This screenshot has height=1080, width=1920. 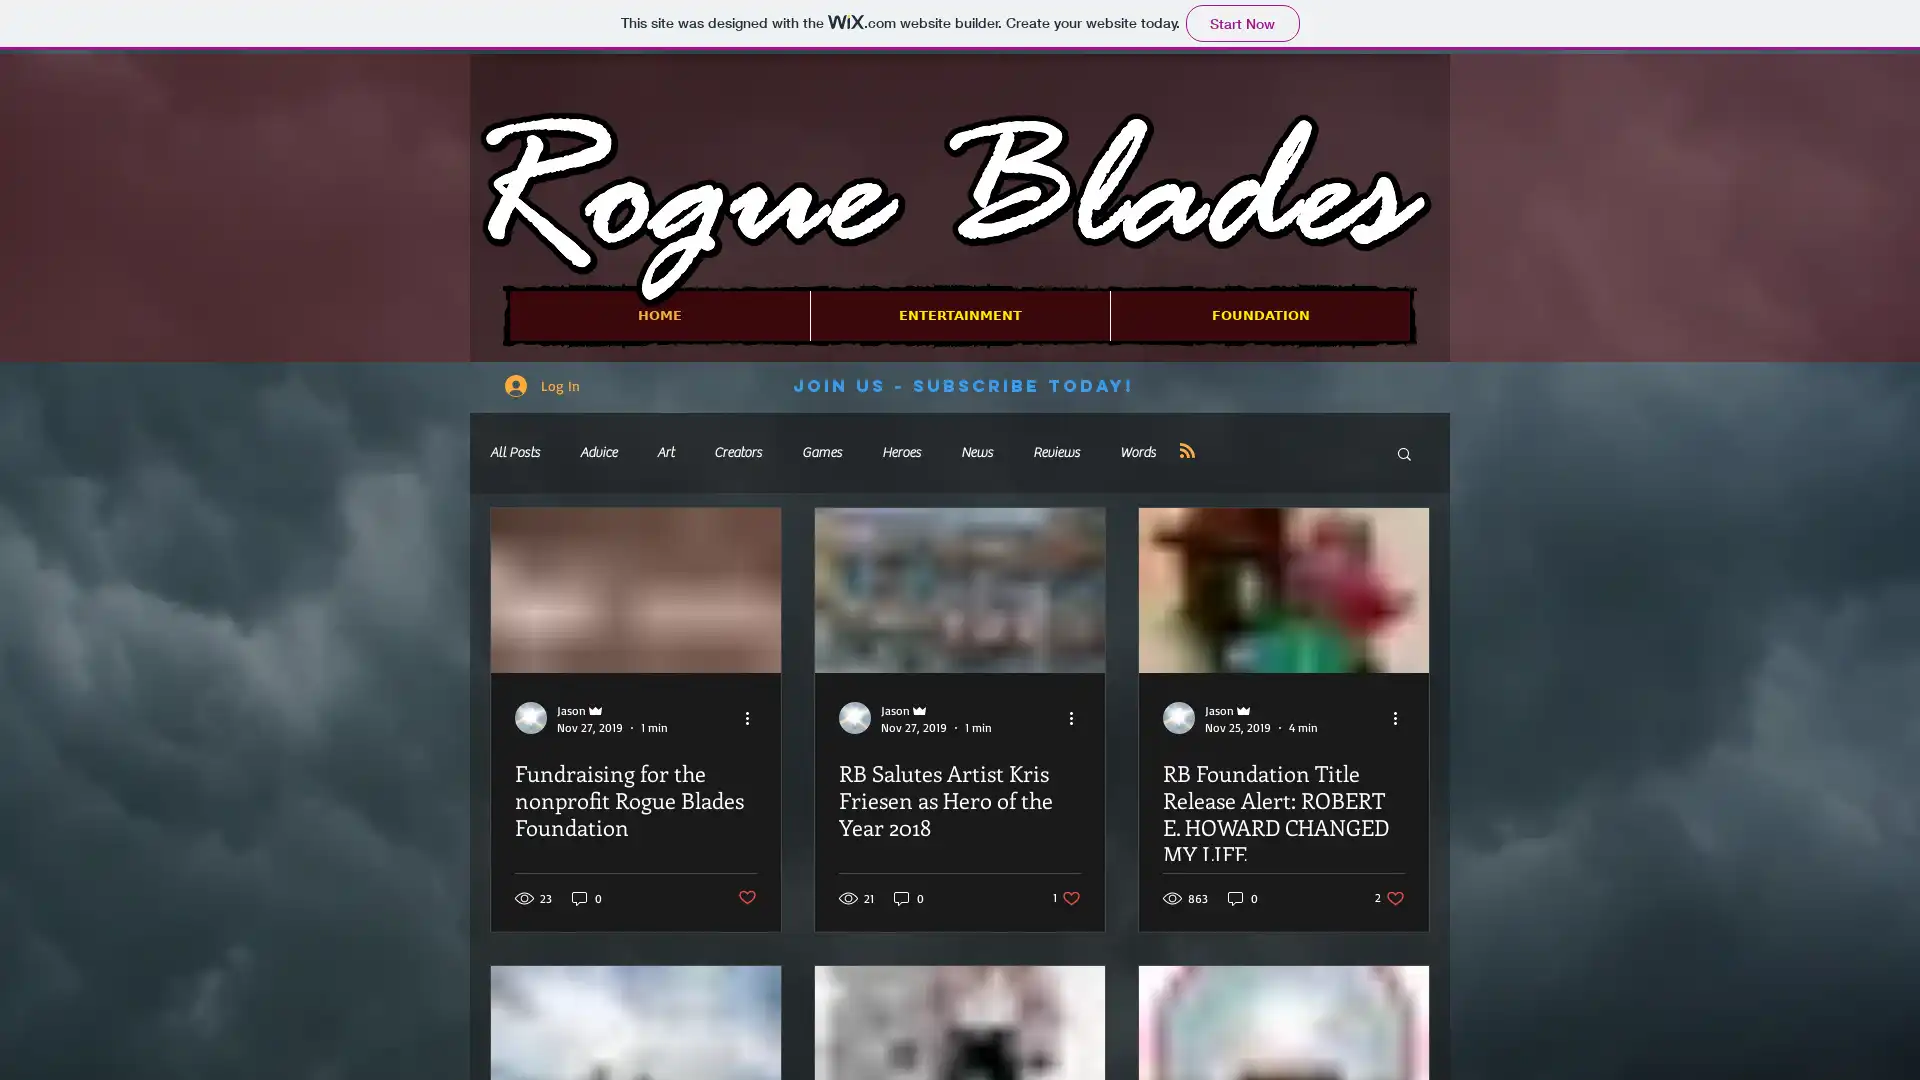 What do you see at coordinates (900, 452) in the screenshot?
I see `Heroes` at bounding box center [900, 452].